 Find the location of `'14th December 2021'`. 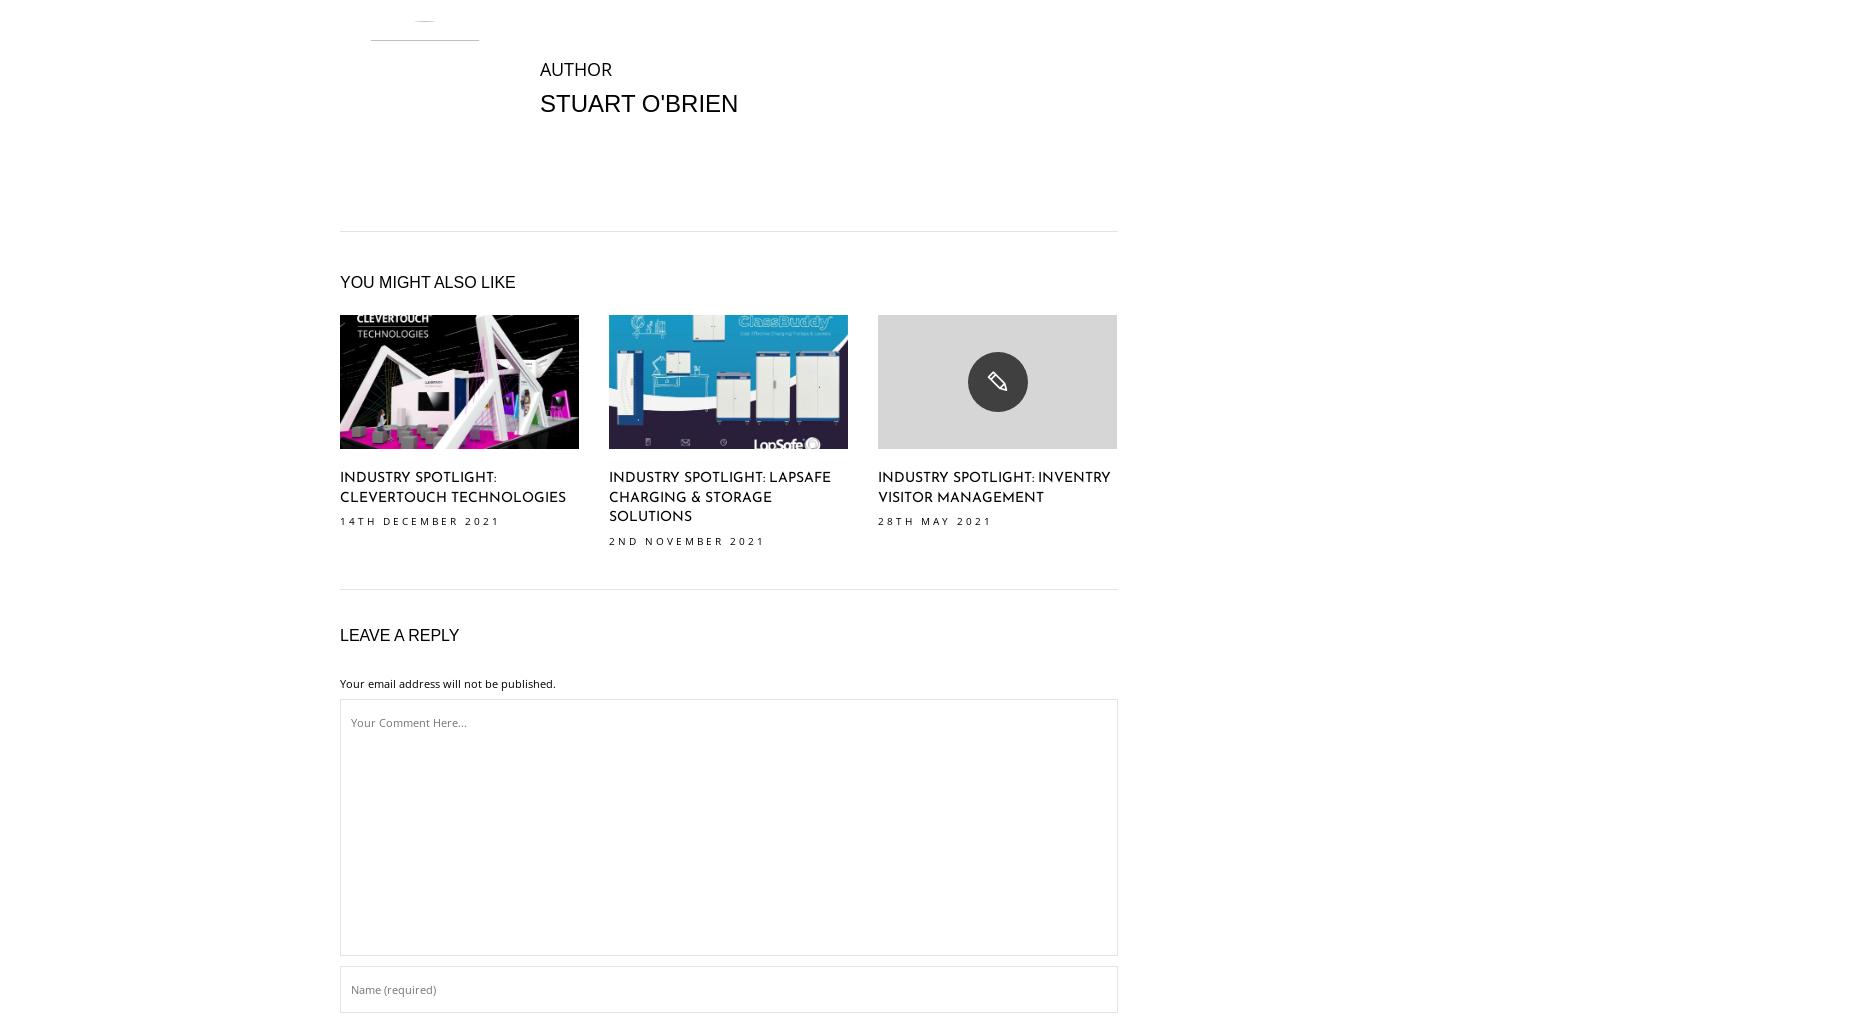

'14th December 2021' is located at coordinates (419, 520).